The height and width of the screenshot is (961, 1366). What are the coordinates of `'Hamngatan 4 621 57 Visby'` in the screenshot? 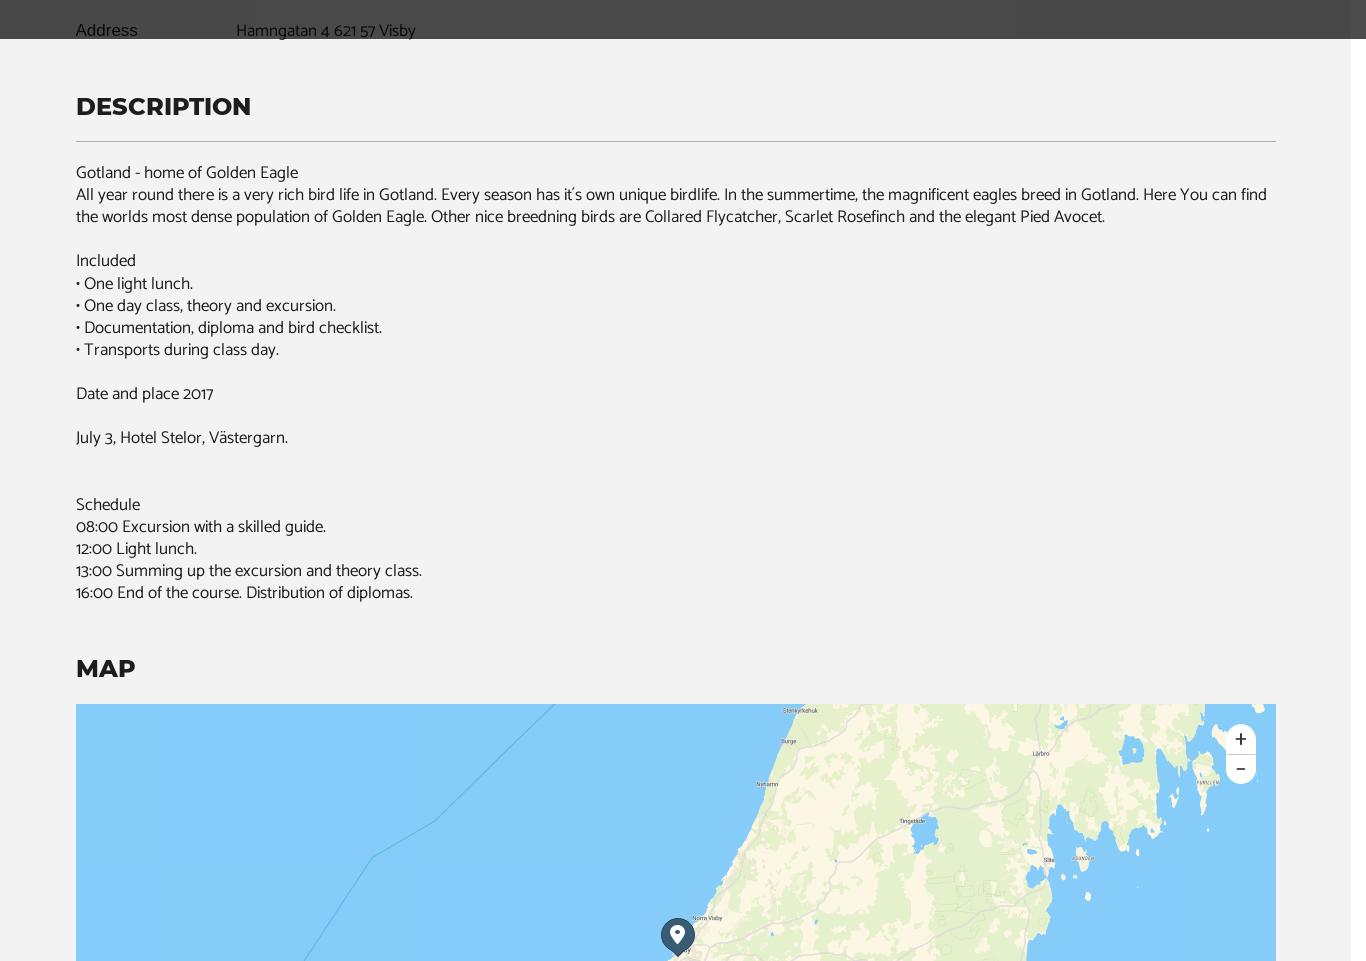 It's located at (324, 30).